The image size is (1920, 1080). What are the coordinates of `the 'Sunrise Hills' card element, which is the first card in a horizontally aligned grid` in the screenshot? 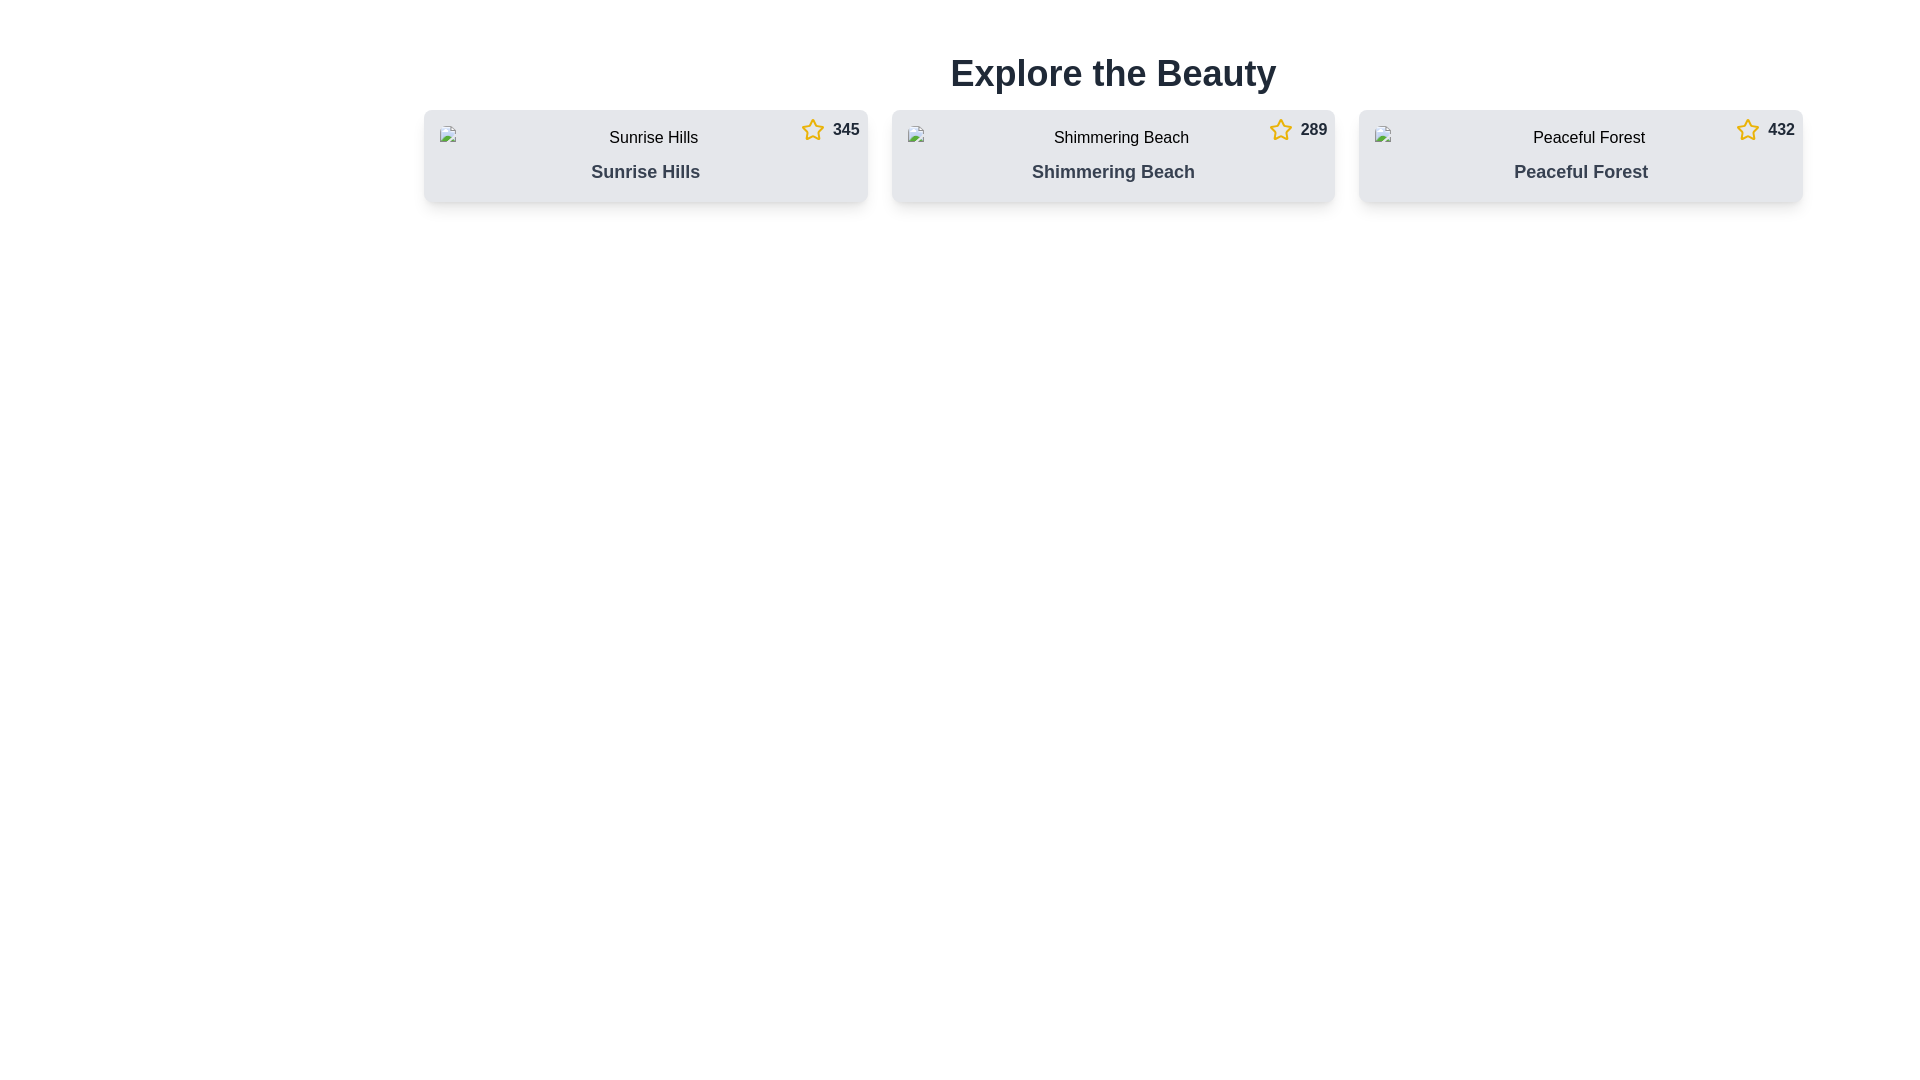 It's located at (645, 154).